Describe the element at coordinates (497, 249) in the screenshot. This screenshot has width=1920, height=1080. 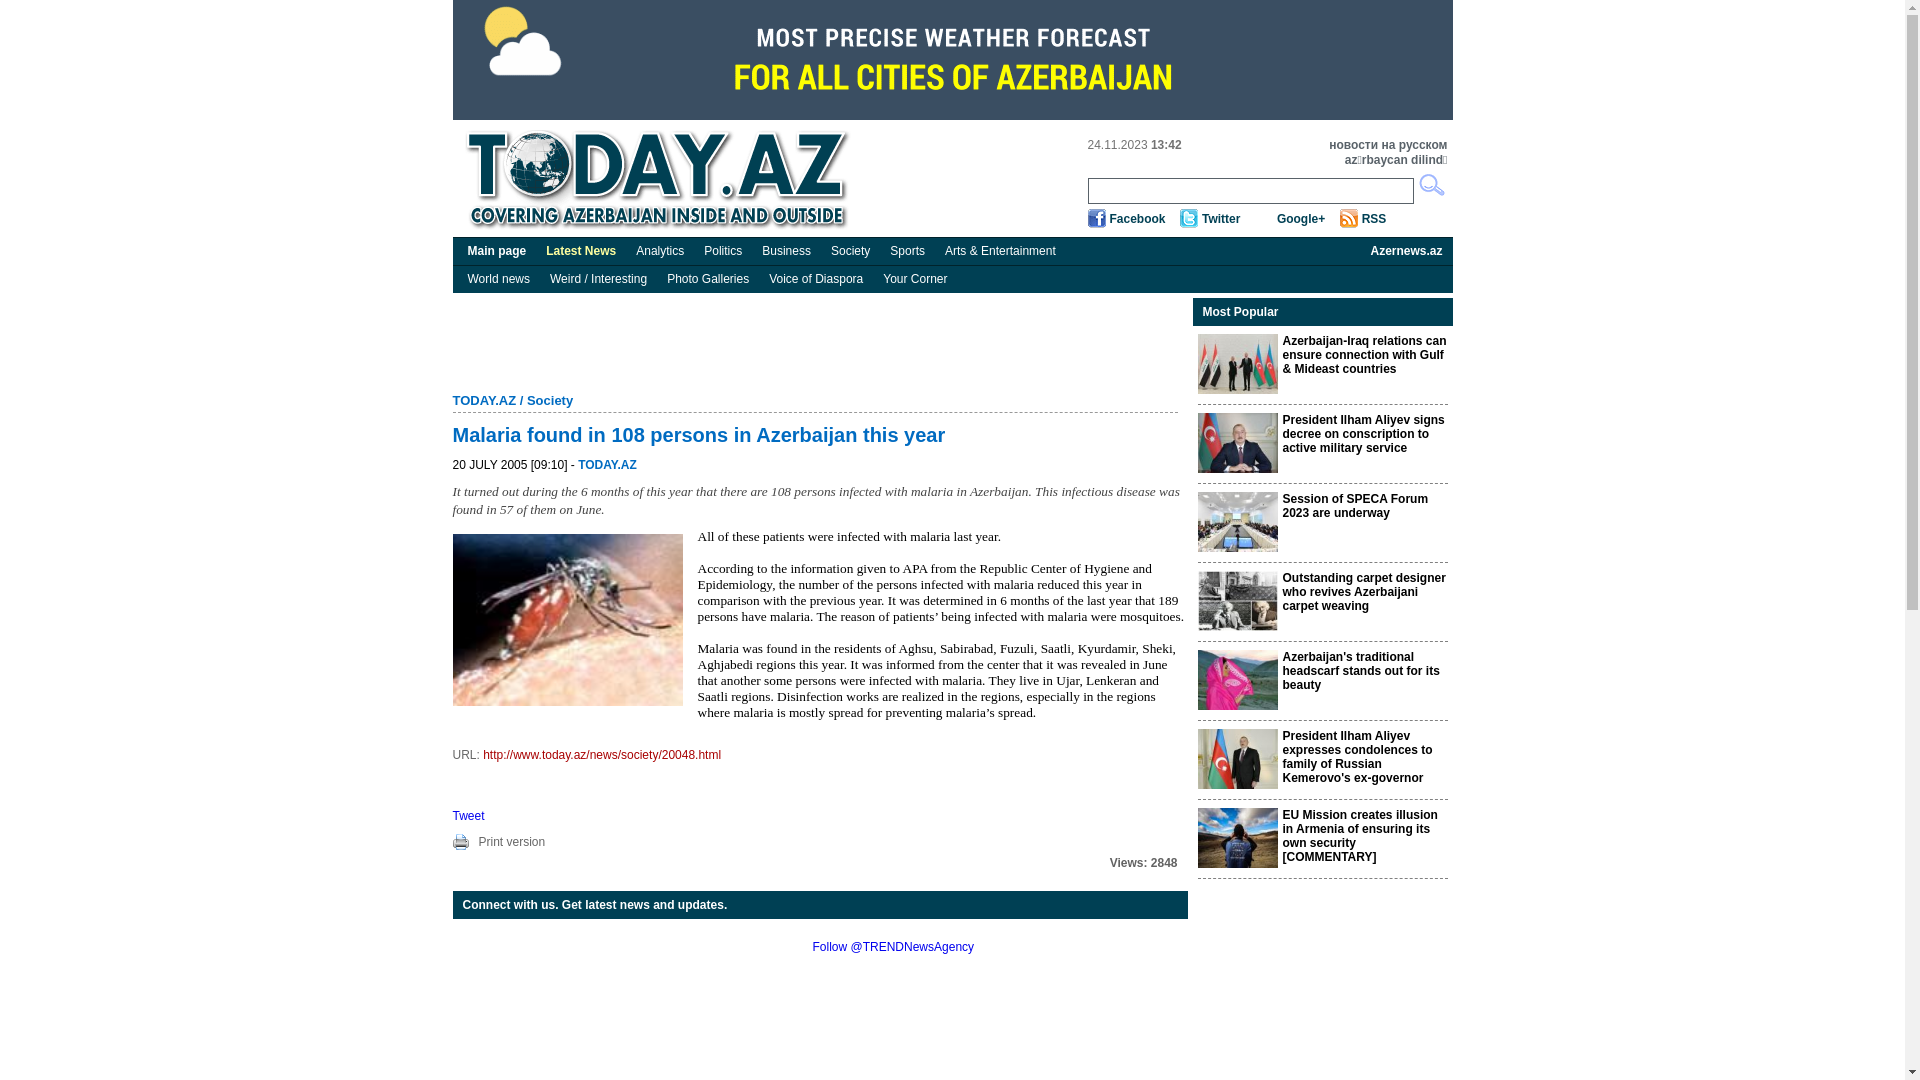
I see `'Main page'` at that location.